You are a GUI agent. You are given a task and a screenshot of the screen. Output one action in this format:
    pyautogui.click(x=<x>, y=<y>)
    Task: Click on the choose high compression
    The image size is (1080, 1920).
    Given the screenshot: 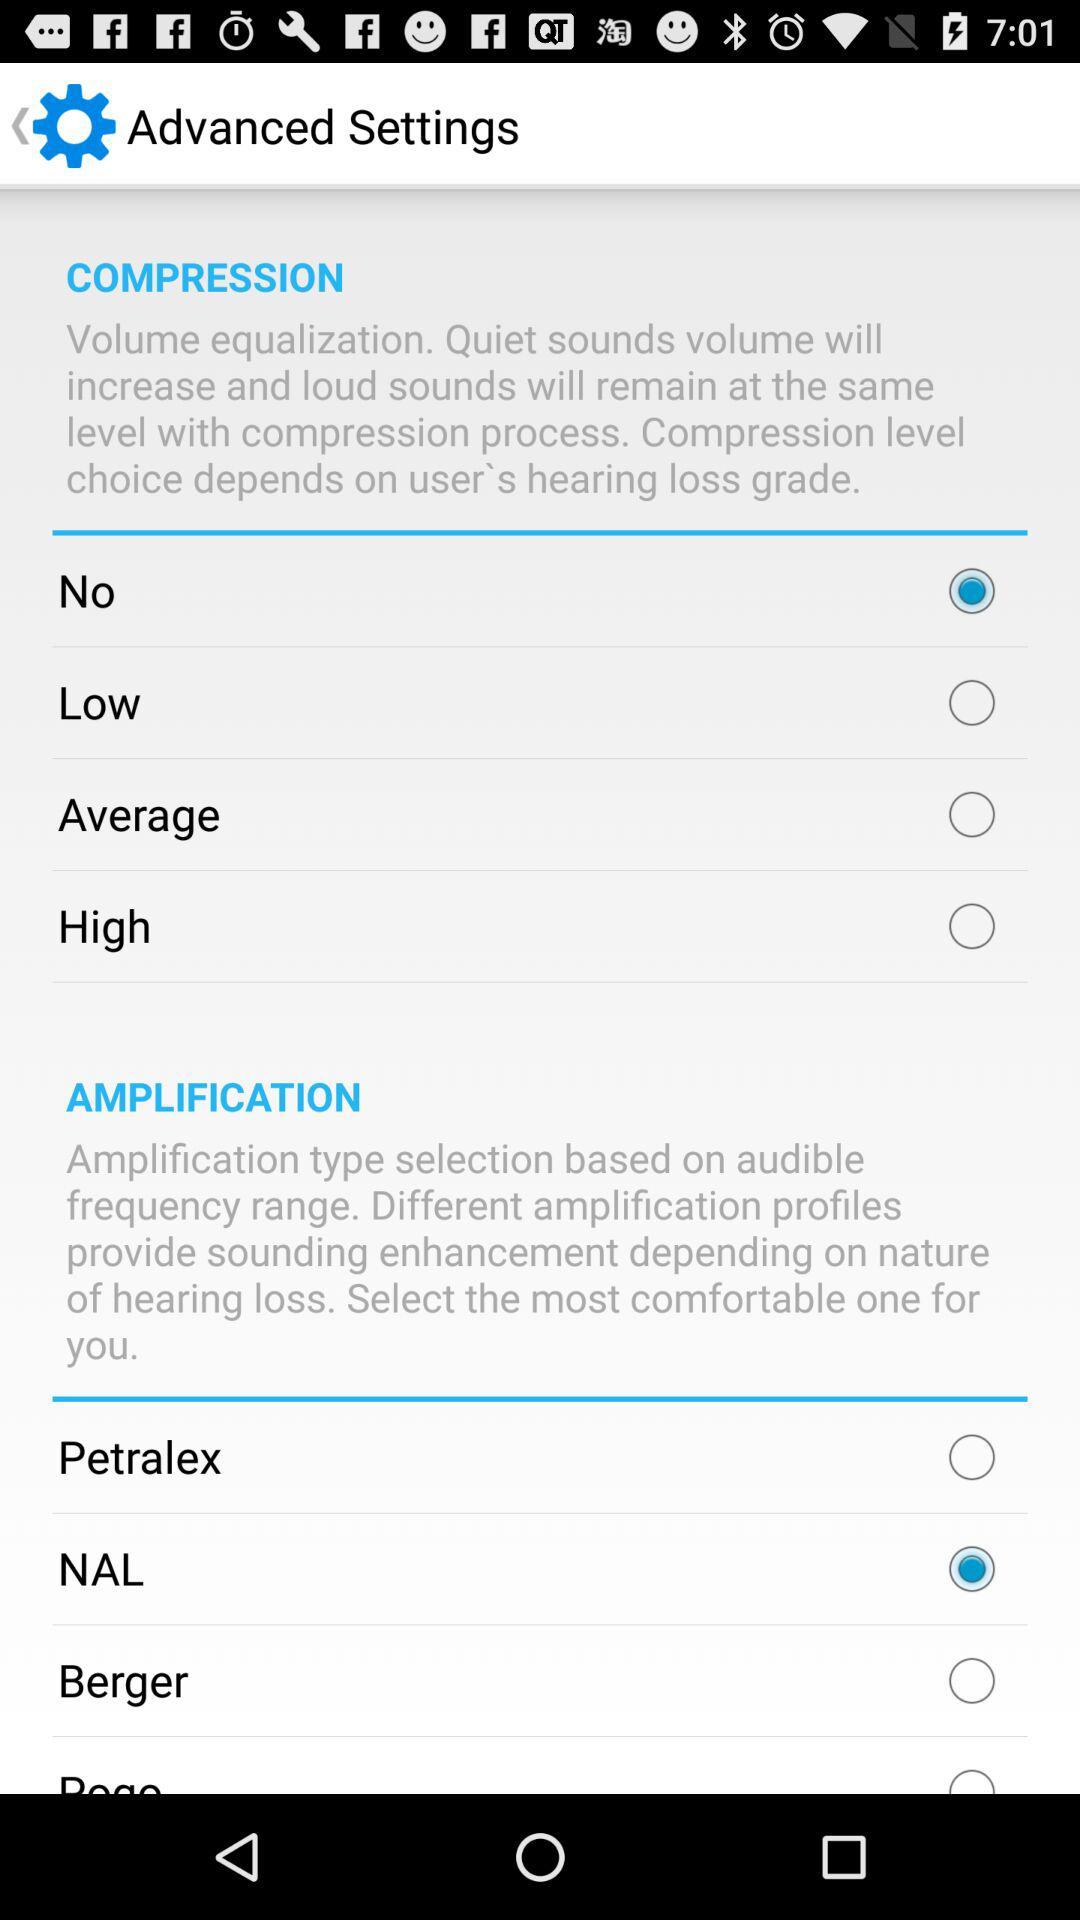 What is the action you would take?
    pyautogui.click(x=971, y=925)
    